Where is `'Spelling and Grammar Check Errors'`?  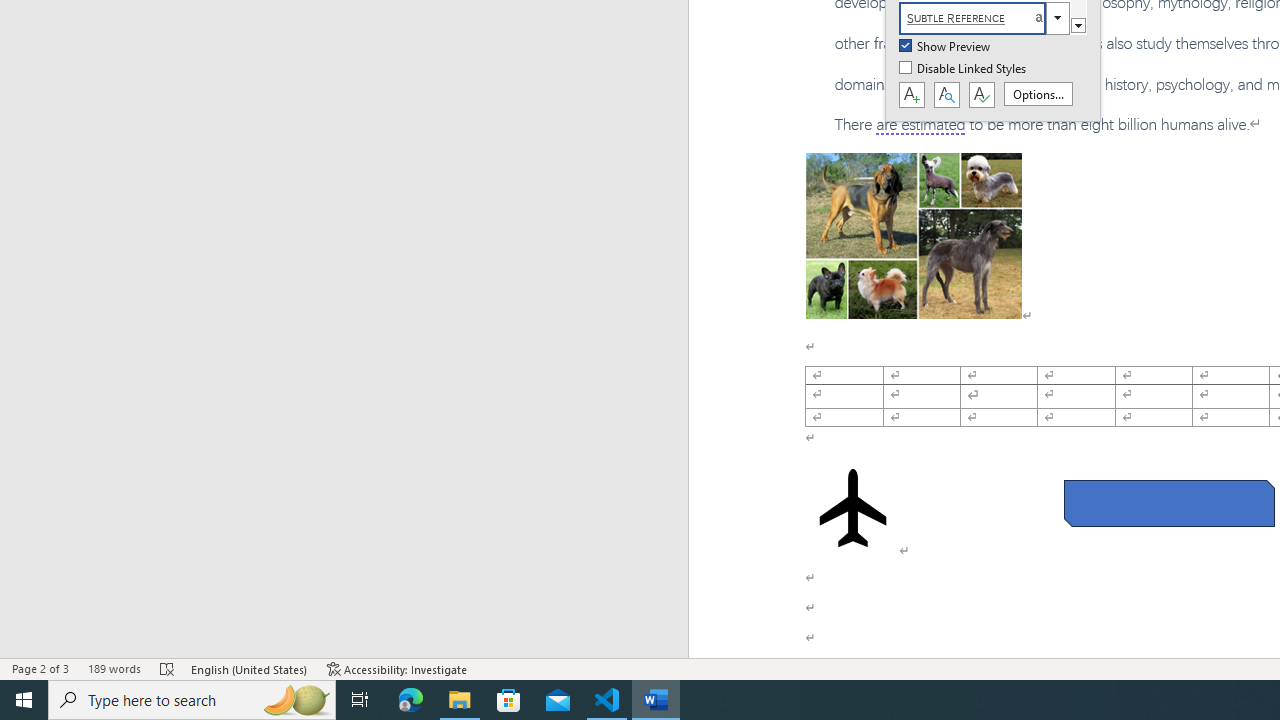
'Spelling and Grammar Check Errors' is located at coordinates (168, 669).